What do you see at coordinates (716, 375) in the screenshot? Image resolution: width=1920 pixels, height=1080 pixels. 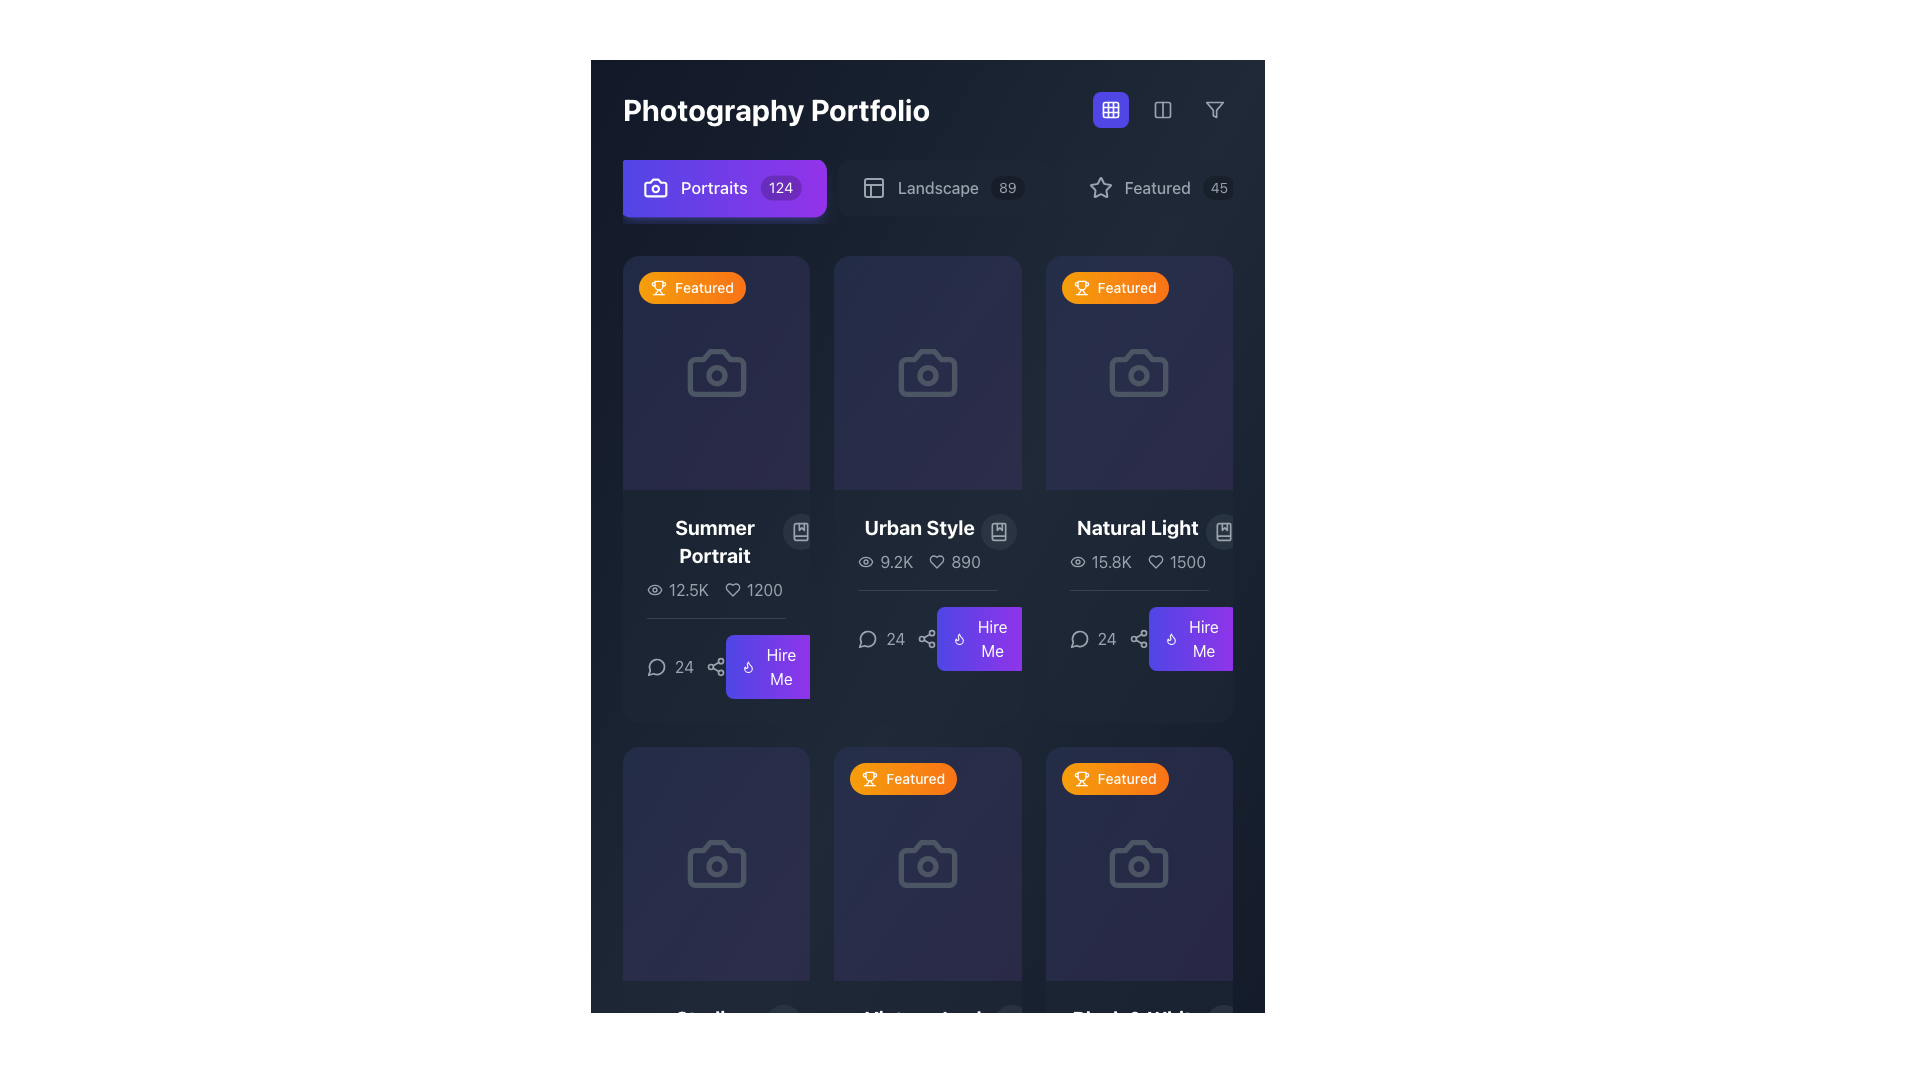 I see `the decorative graphic element located inside the camera icon within the 'Summer Portrait' card in the first column of the grid layout` at bounding box center [716, 375].